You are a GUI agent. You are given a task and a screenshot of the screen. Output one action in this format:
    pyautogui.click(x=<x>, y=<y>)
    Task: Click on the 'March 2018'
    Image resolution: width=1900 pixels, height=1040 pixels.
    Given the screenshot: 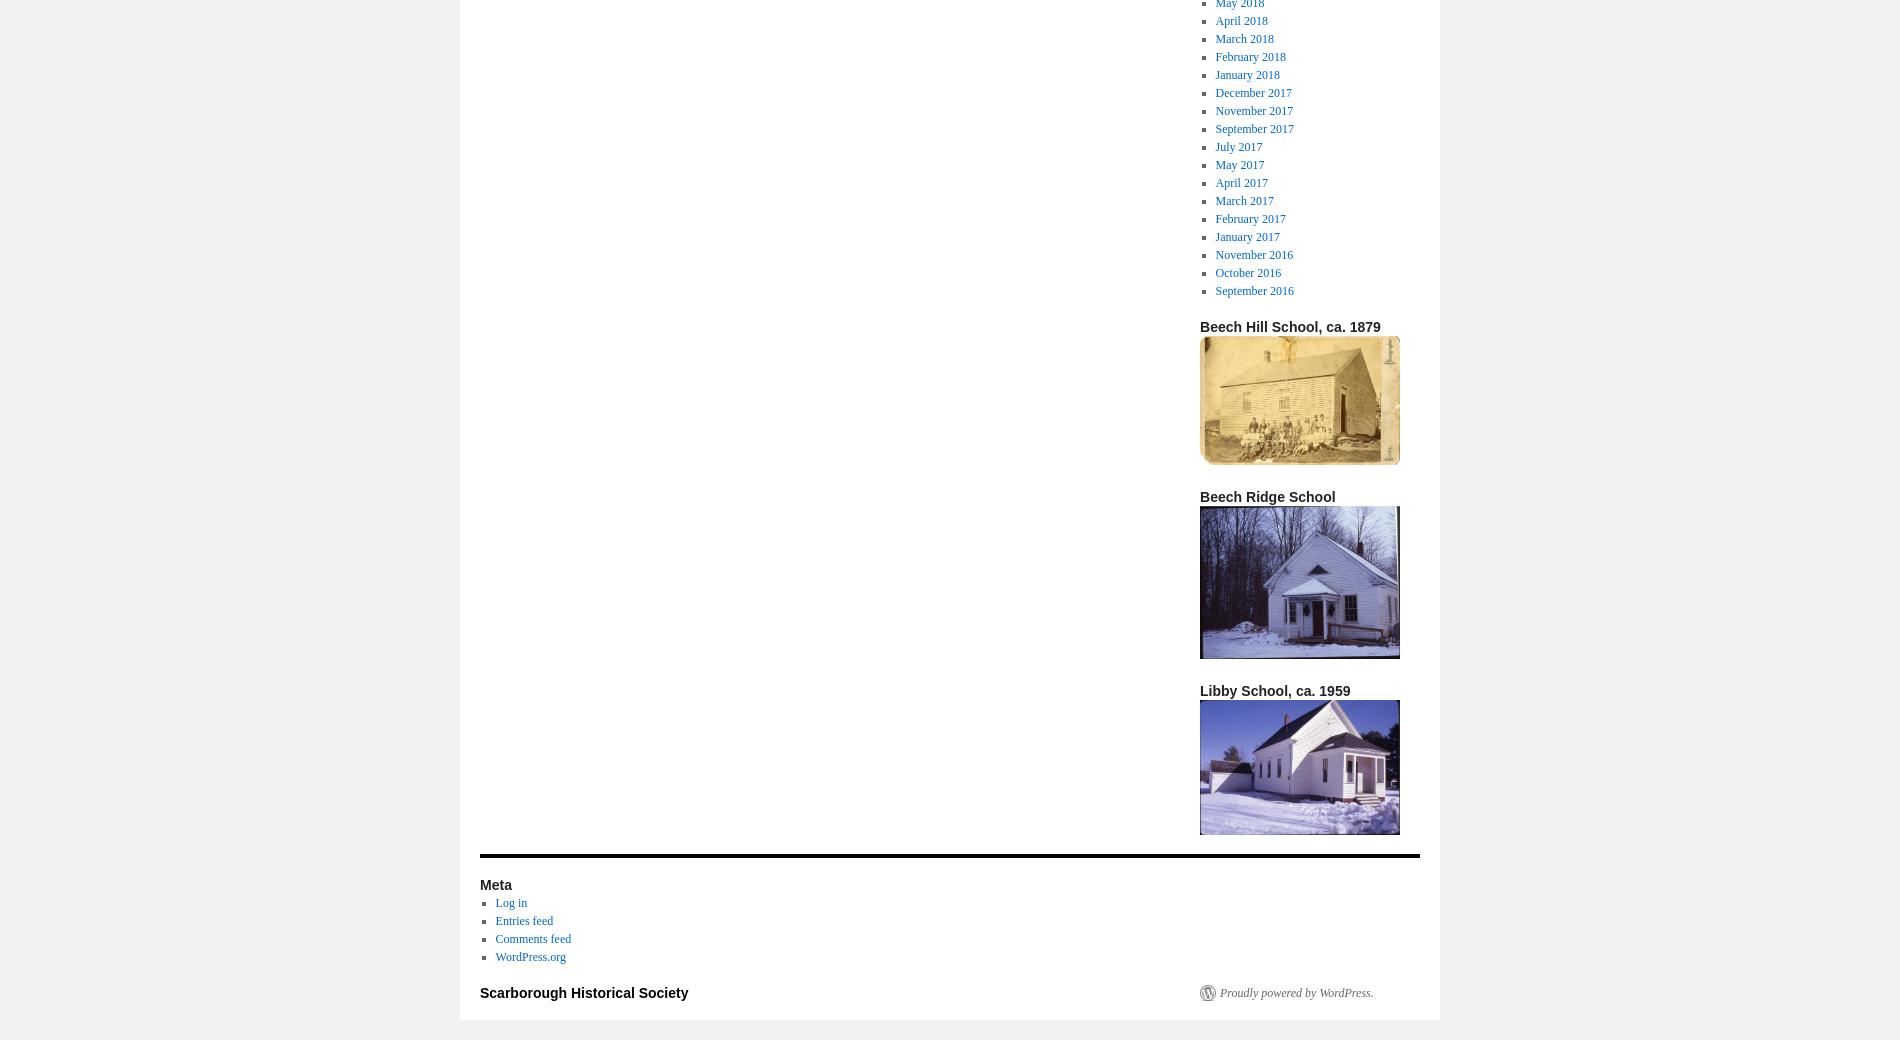 What is the action you would take?
    pyautogui.click(x=1242, y=38)
    